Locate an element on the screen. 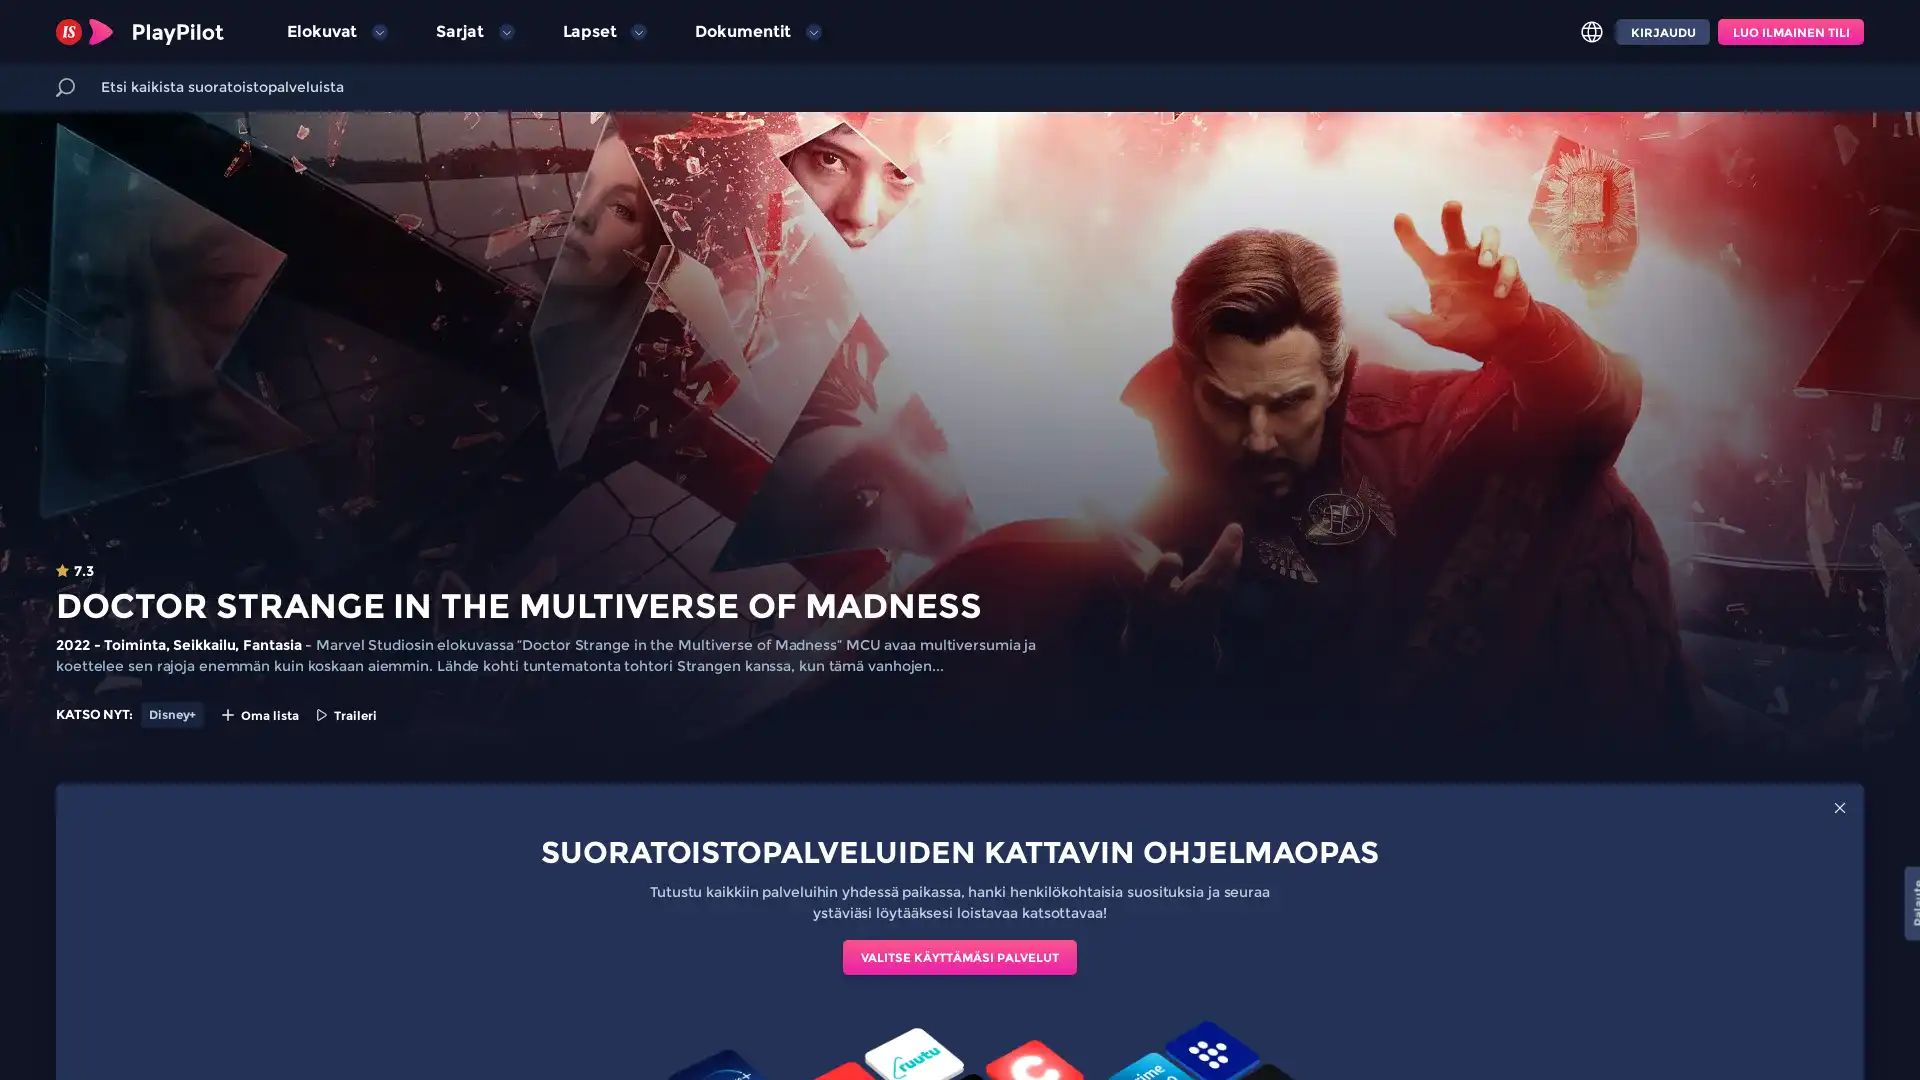  Oma lista is located at coordinates (259, 713).